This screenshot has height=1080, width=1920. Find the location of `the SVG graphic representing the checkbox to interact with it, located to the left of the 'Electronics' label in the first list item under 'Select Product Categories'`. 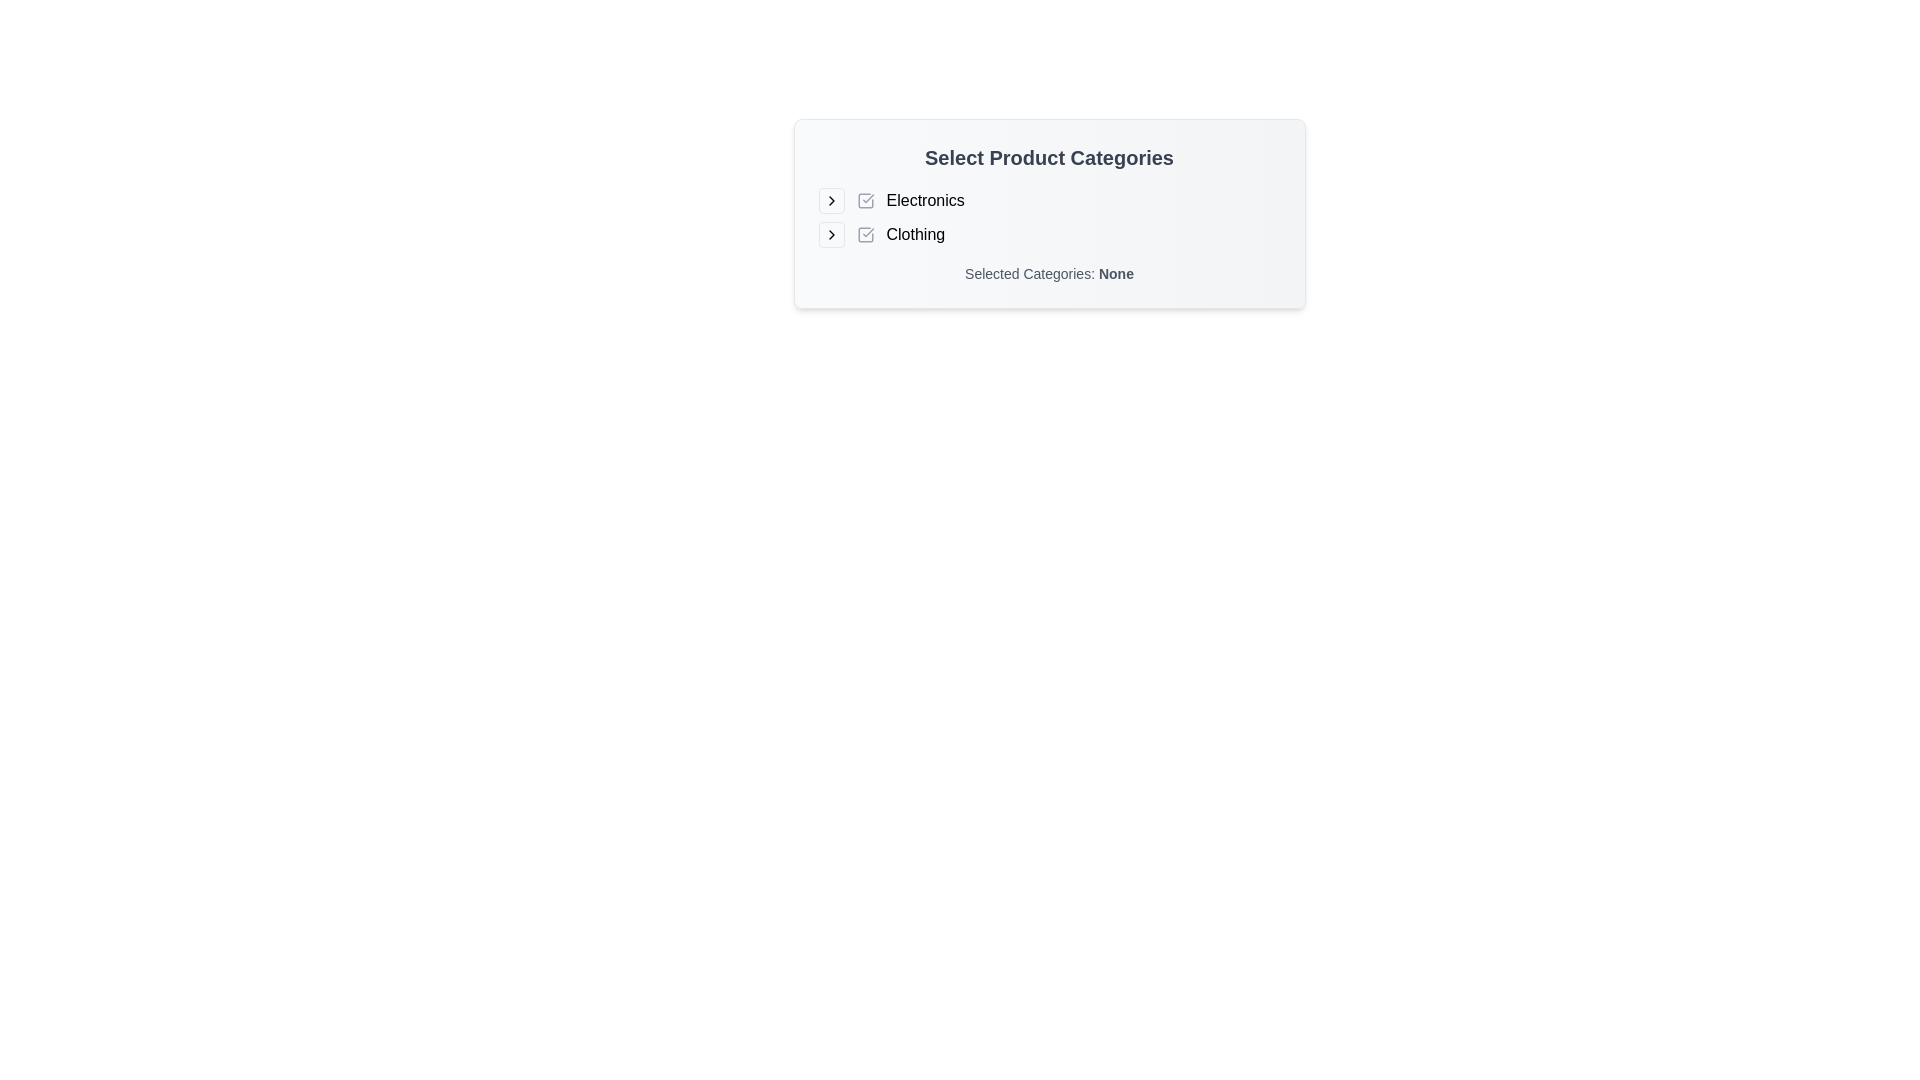

the SVG graphic representing the checkbox to interact with it, located to the left of the 'Electronics' label in the first list item under 'Select Product Categories' is located at coordinates (865, 200).